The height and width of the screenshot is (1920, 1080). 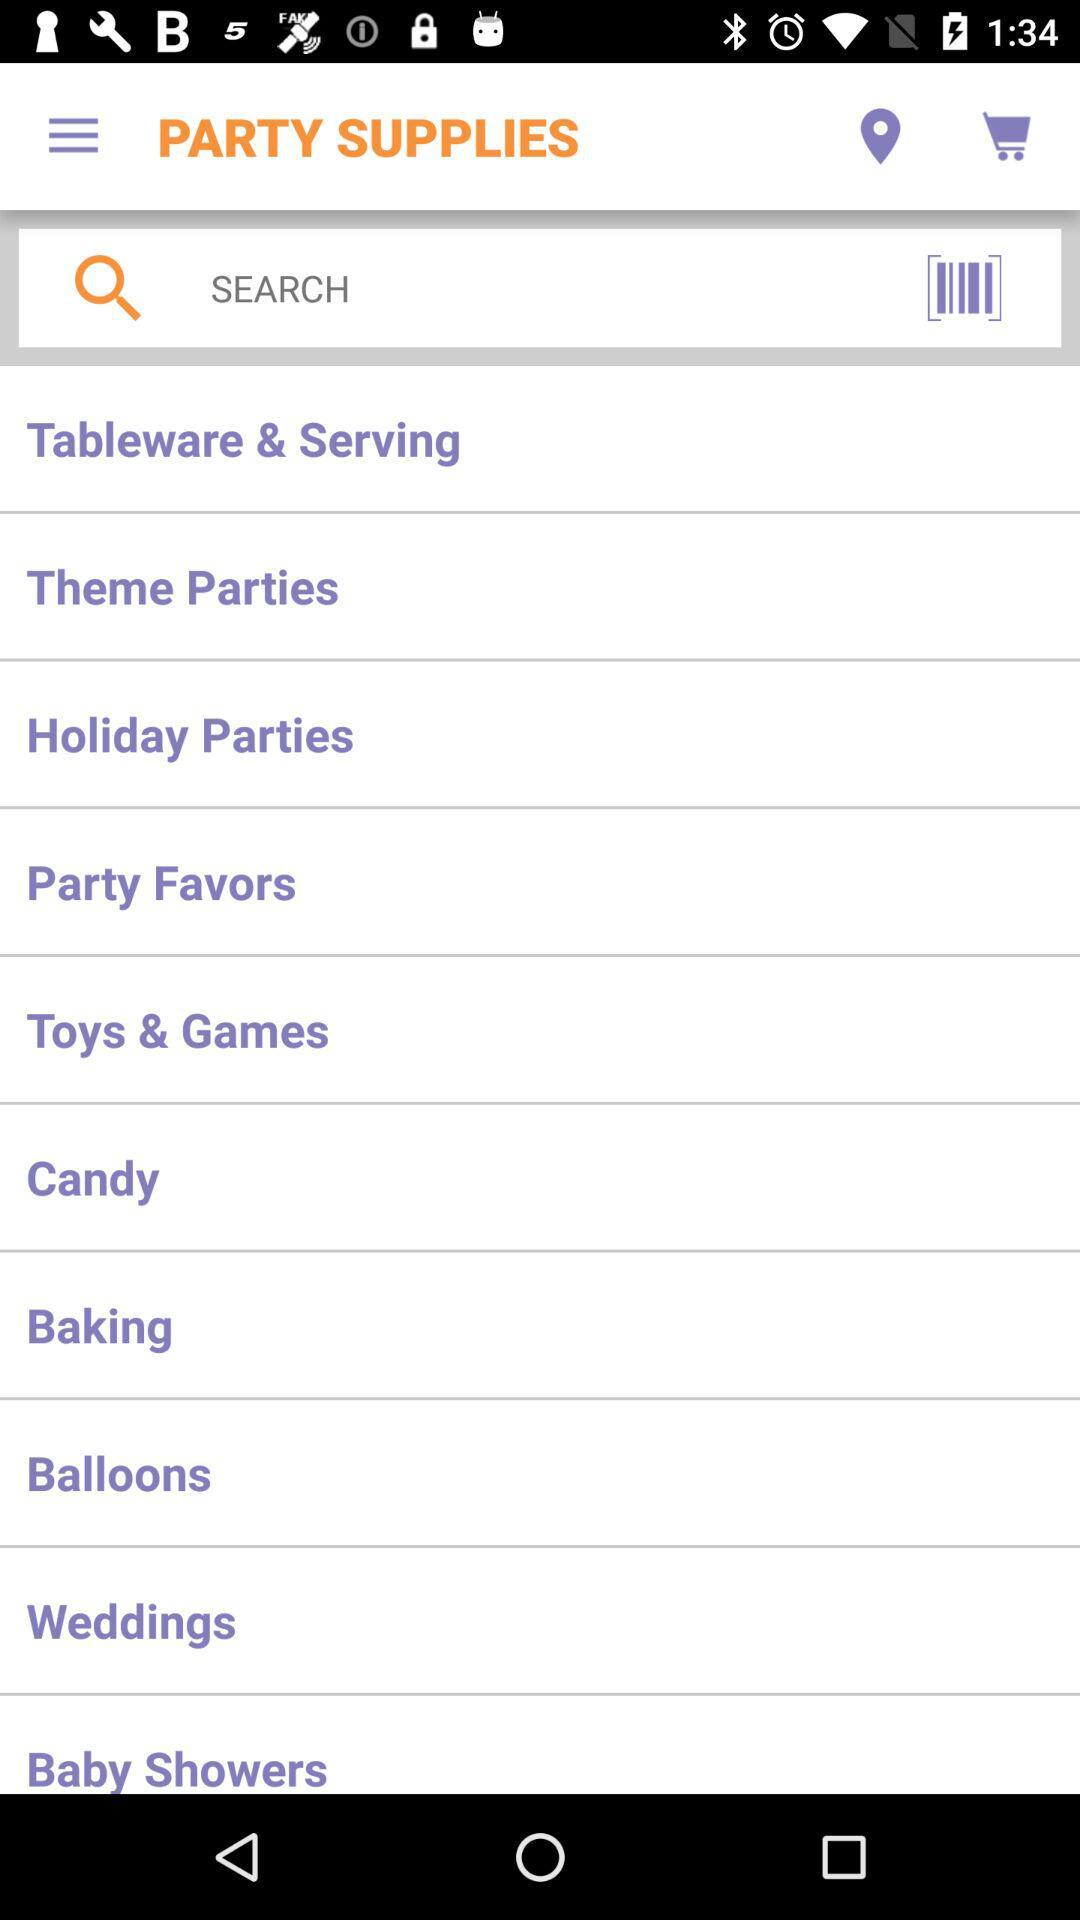 What do you see at coordinates (531, 287) in the screenshot?
I see `the icon above the tableware & serving icon` at bounding box center [531, 287].